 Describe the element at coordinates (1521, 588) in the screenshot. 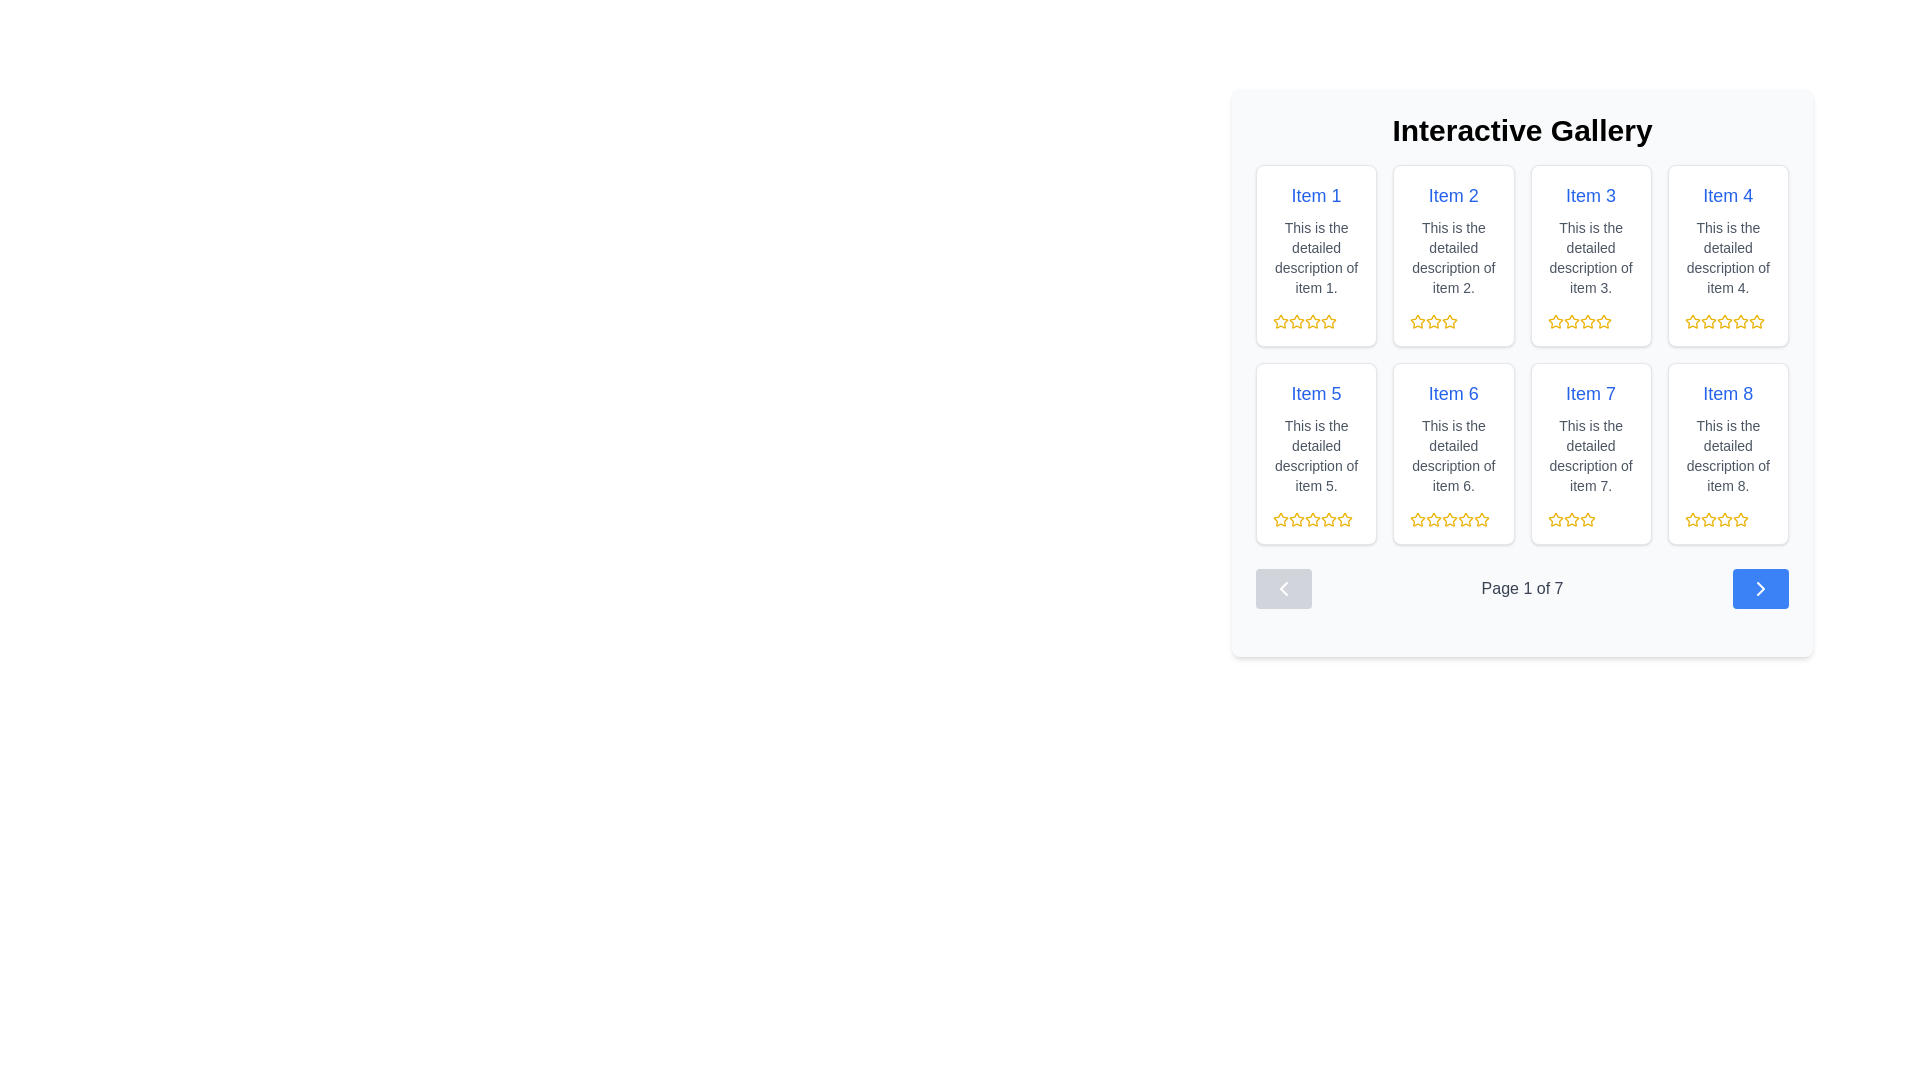

I see `text label displaying 'Page 1 of 7' to understand the current pagination state, located centrally at the bottom of the gallery interface` at that location.